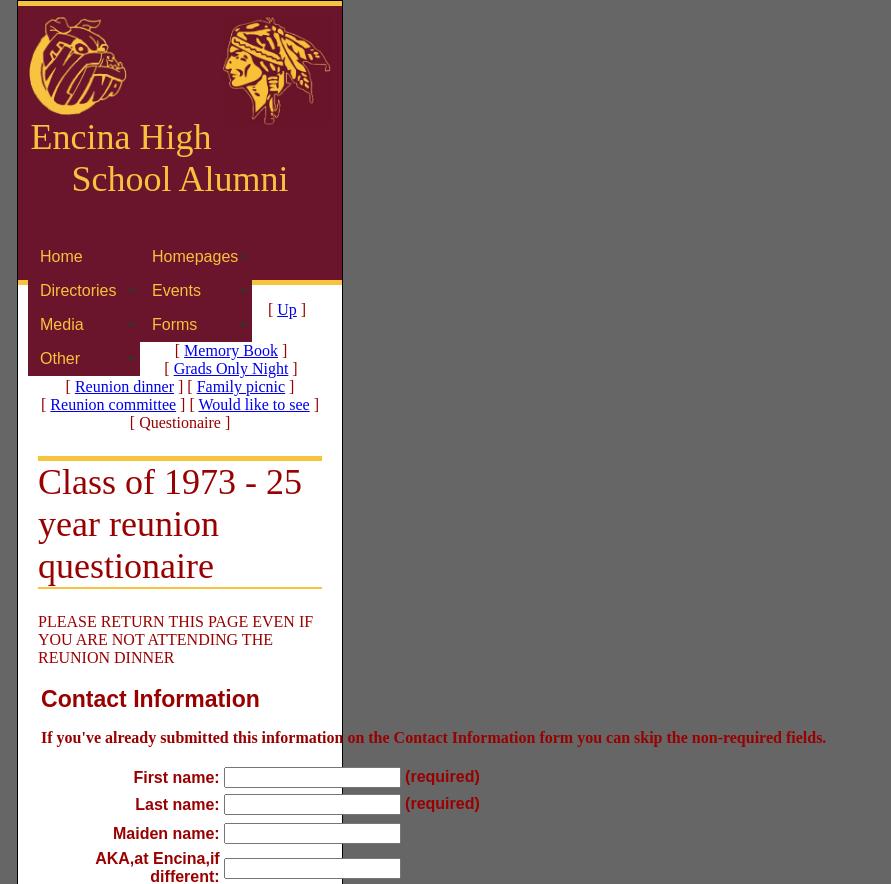  Describe the element at coordinates (230, 349) in the screenshot. I see `'Memory Book'` at that location.